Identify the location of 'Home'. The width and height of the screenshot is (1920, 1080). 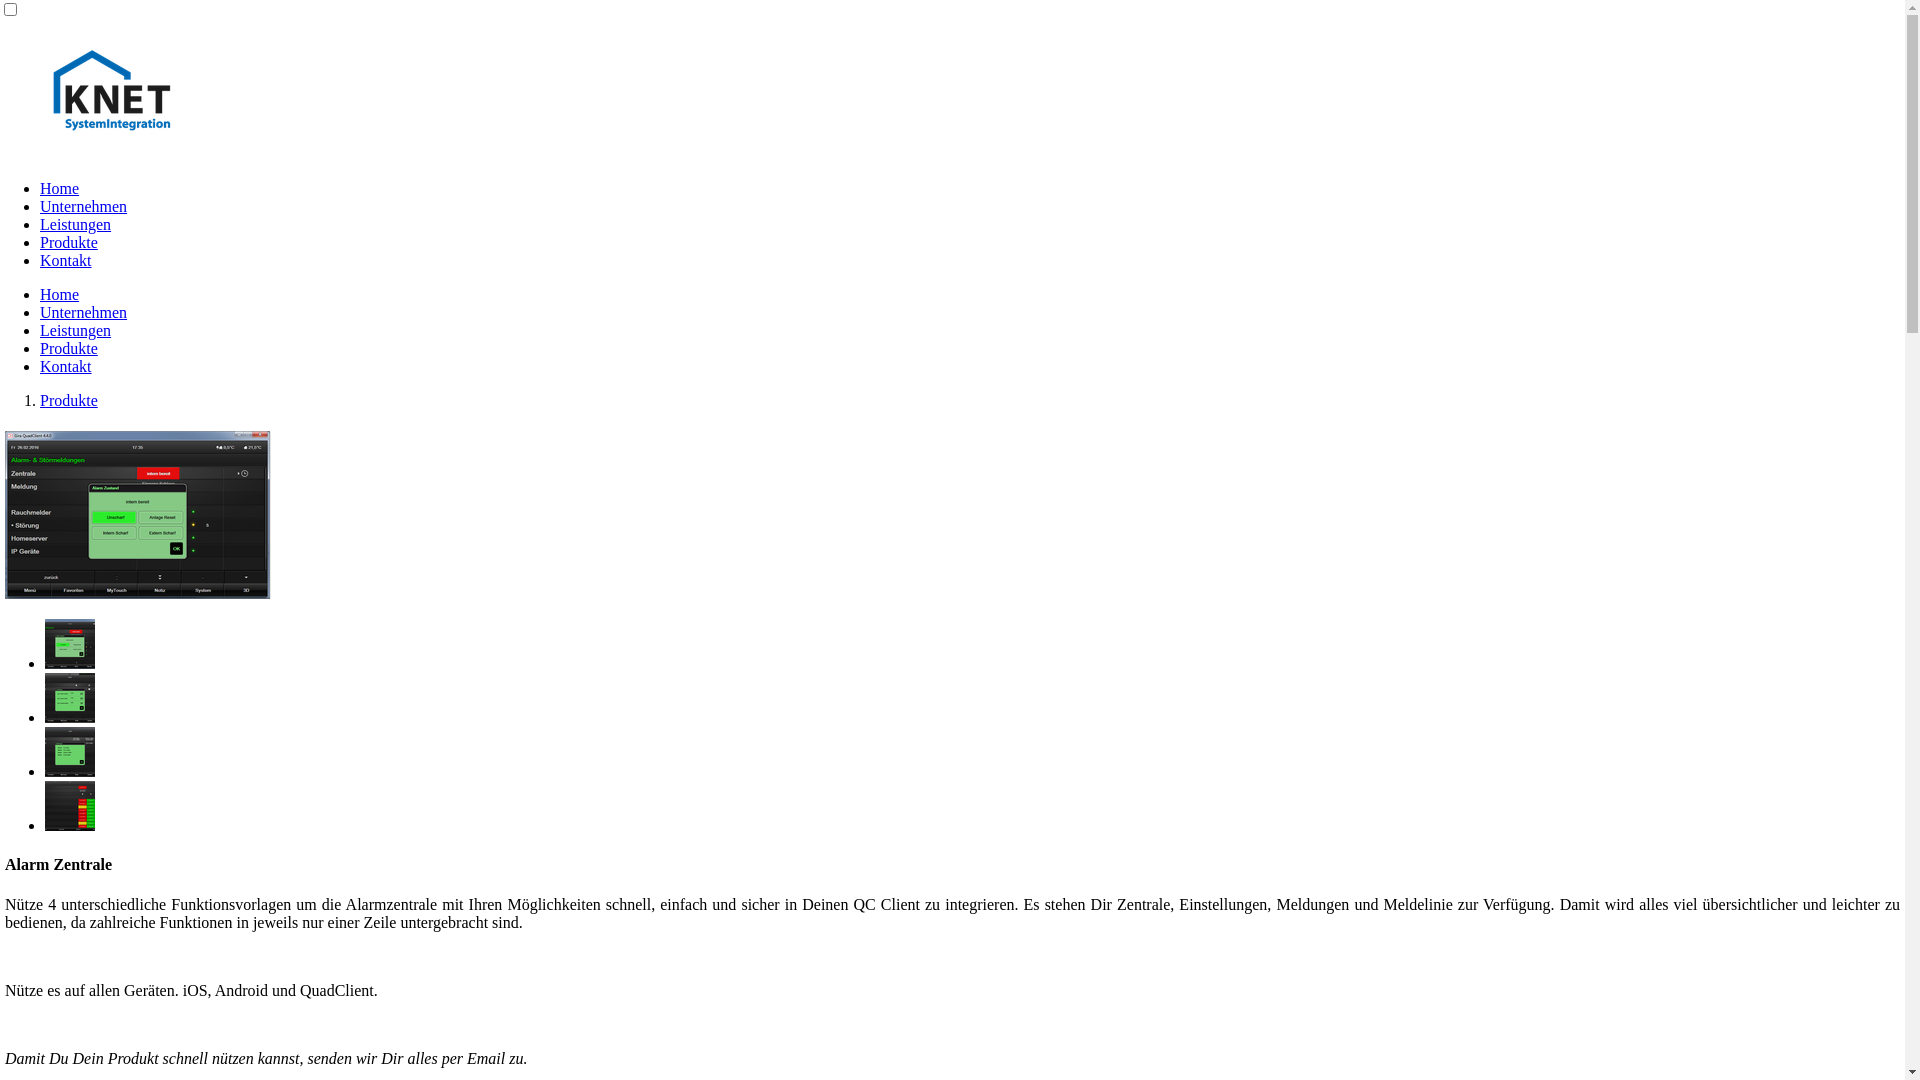
(59, 294).